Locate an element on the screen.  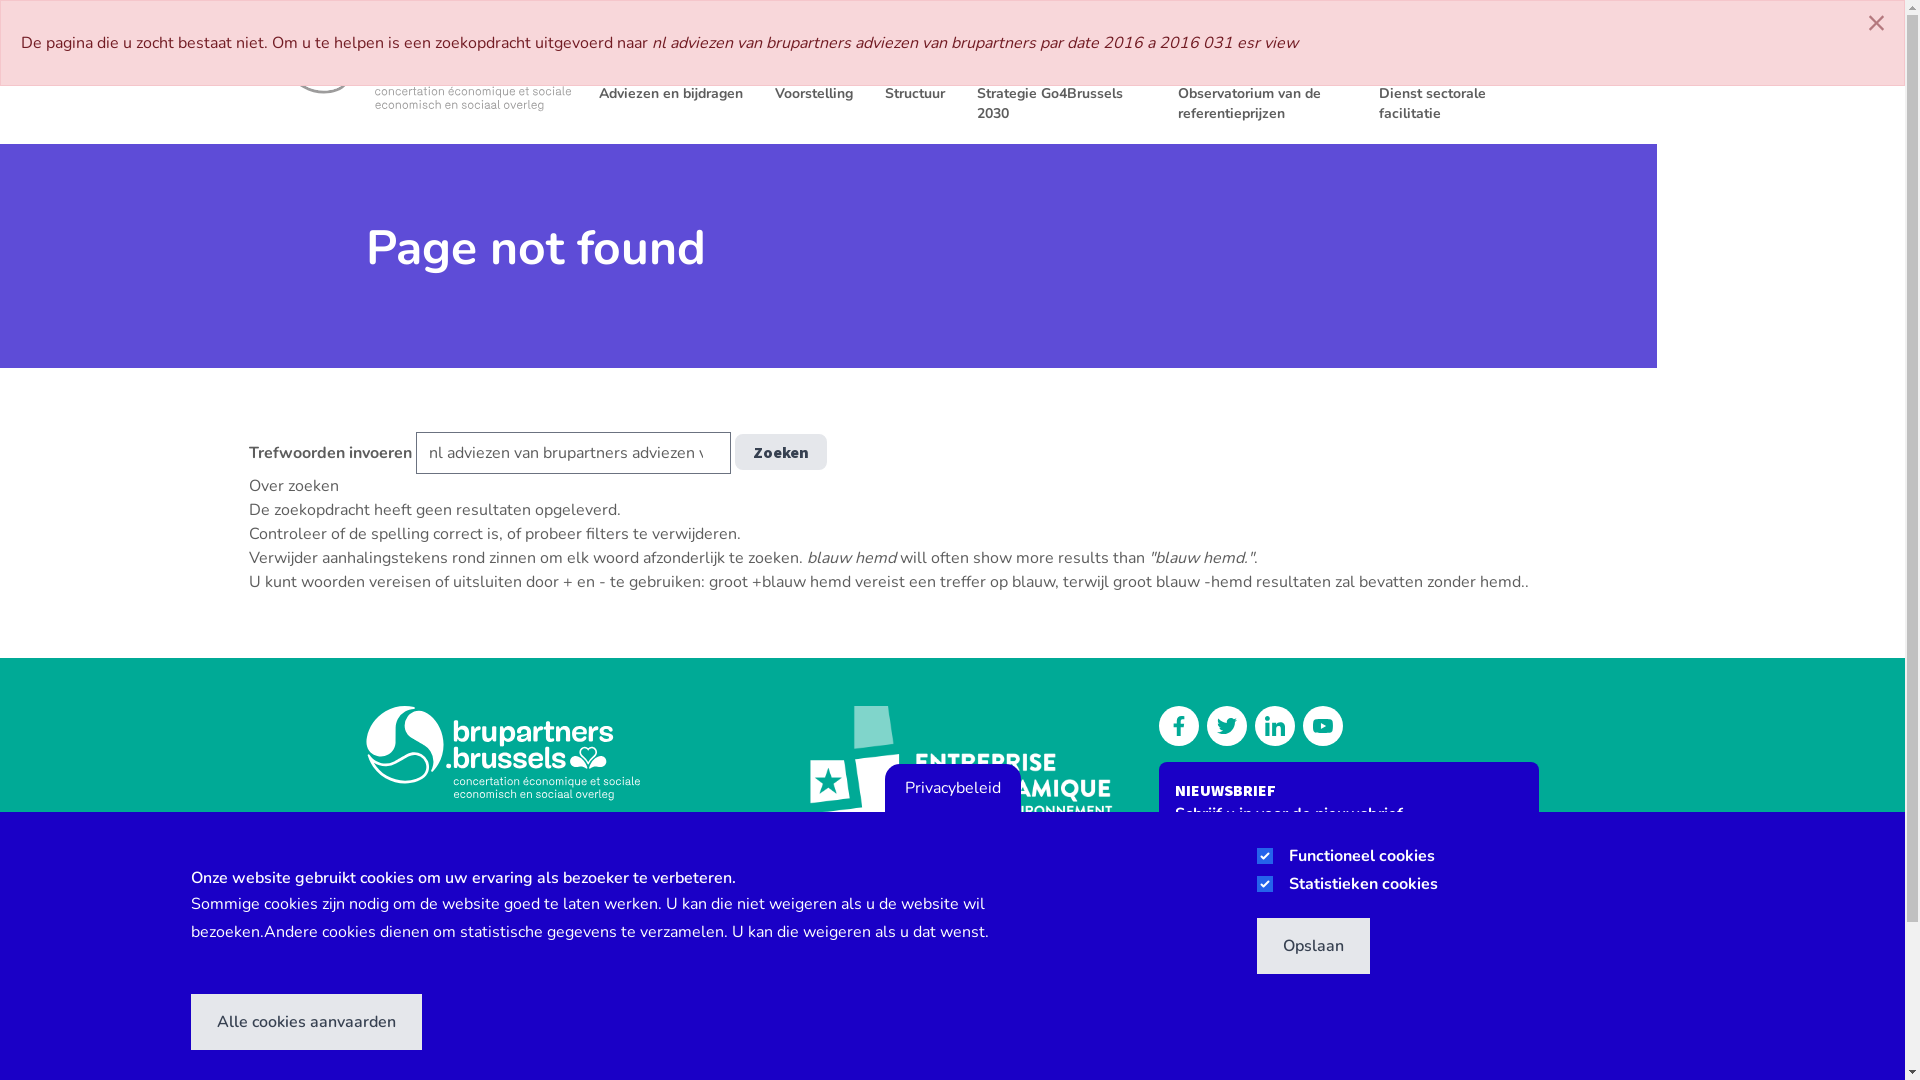
'Watch us on our YouTube channel' is located at coordinates (1323, 725).